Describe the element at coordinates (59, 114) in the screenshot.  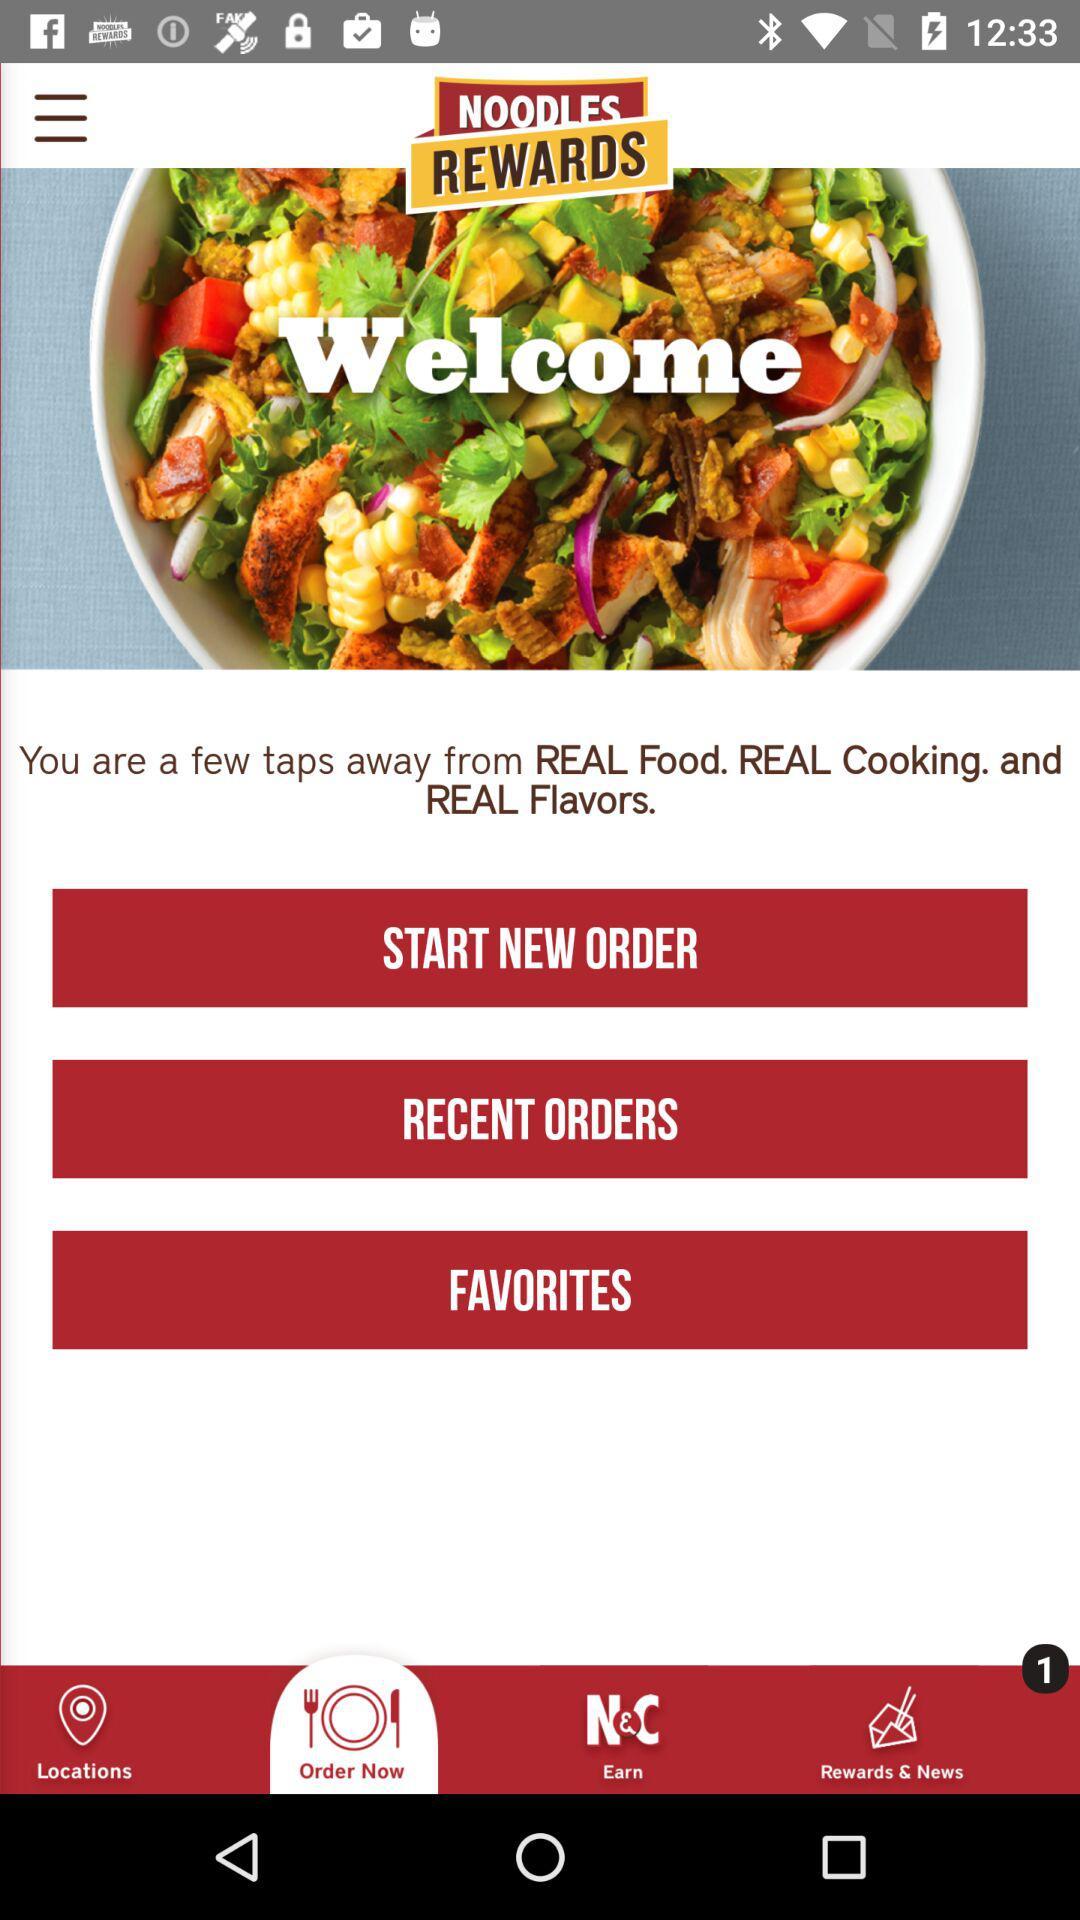
I see `share the article` at that location.